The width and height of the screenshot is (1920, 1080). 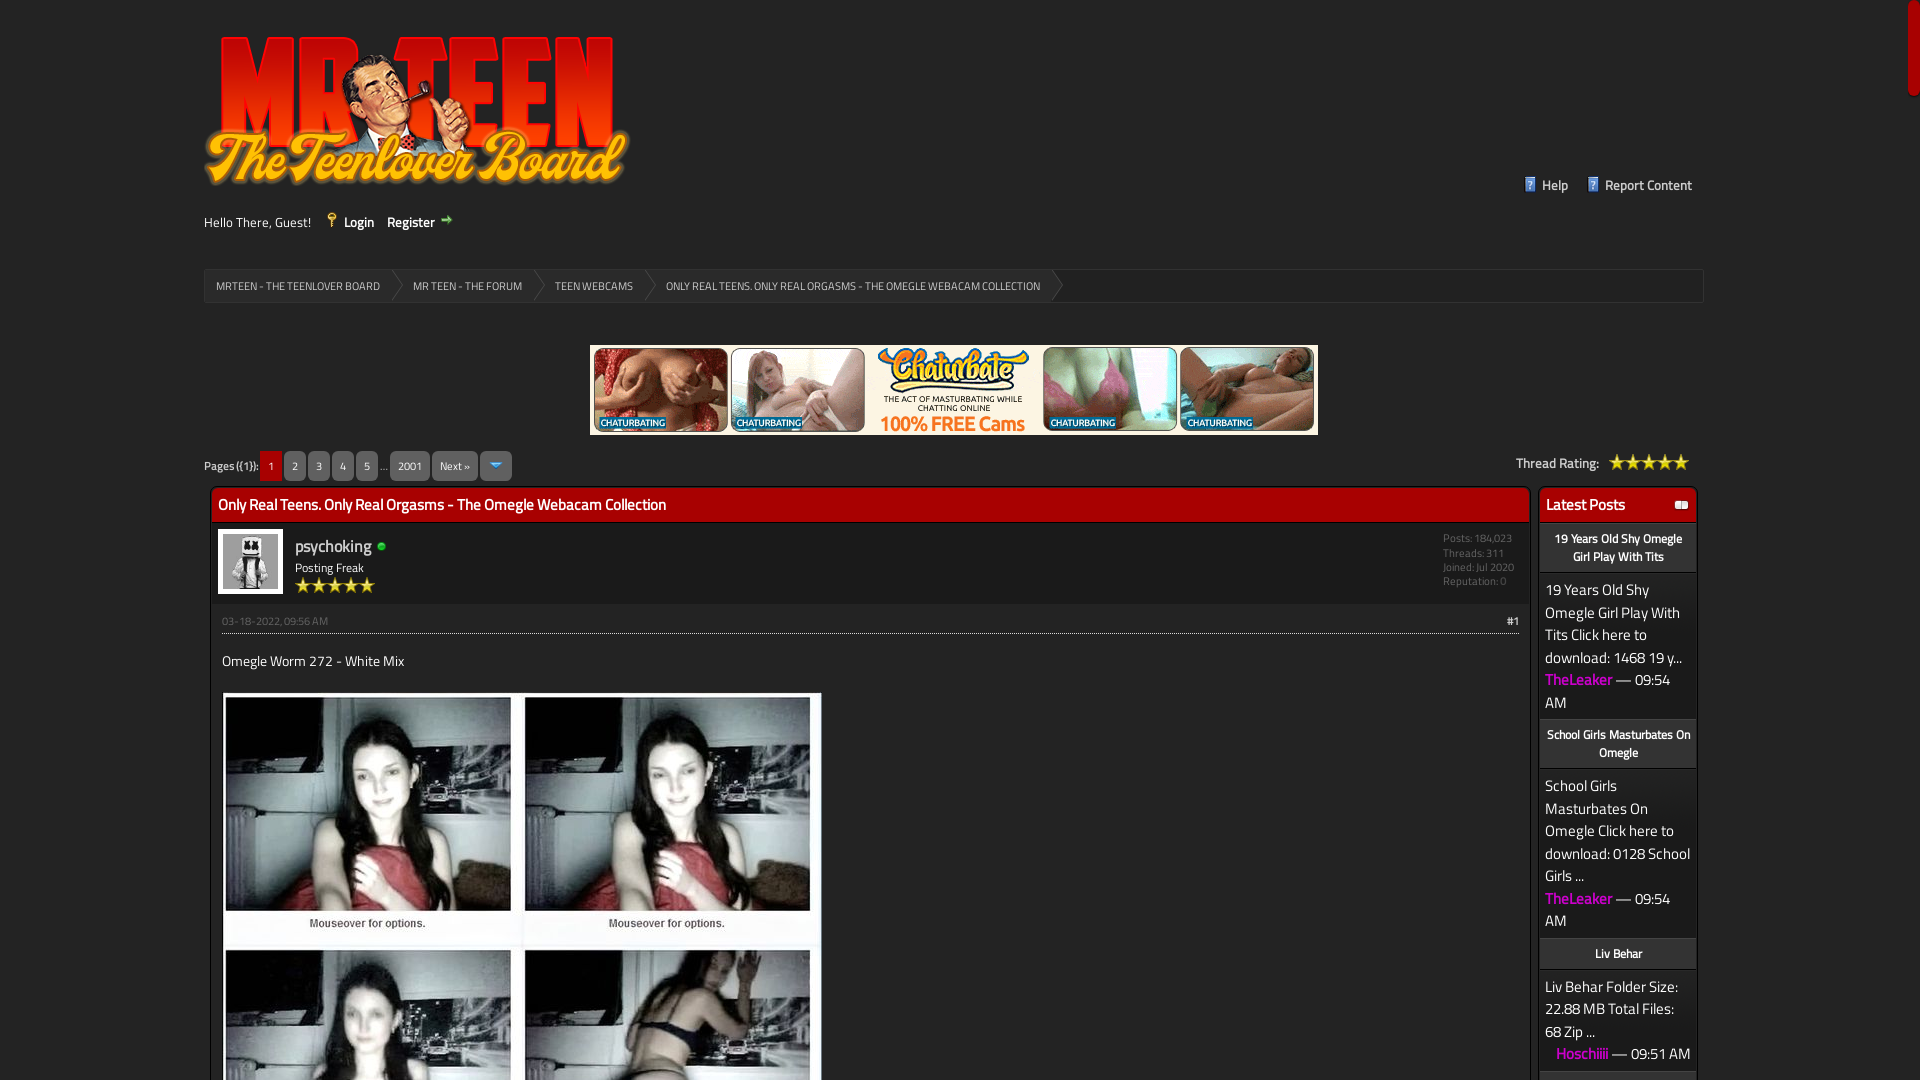 I want to click on 'Login', so click(x=349, y=222).